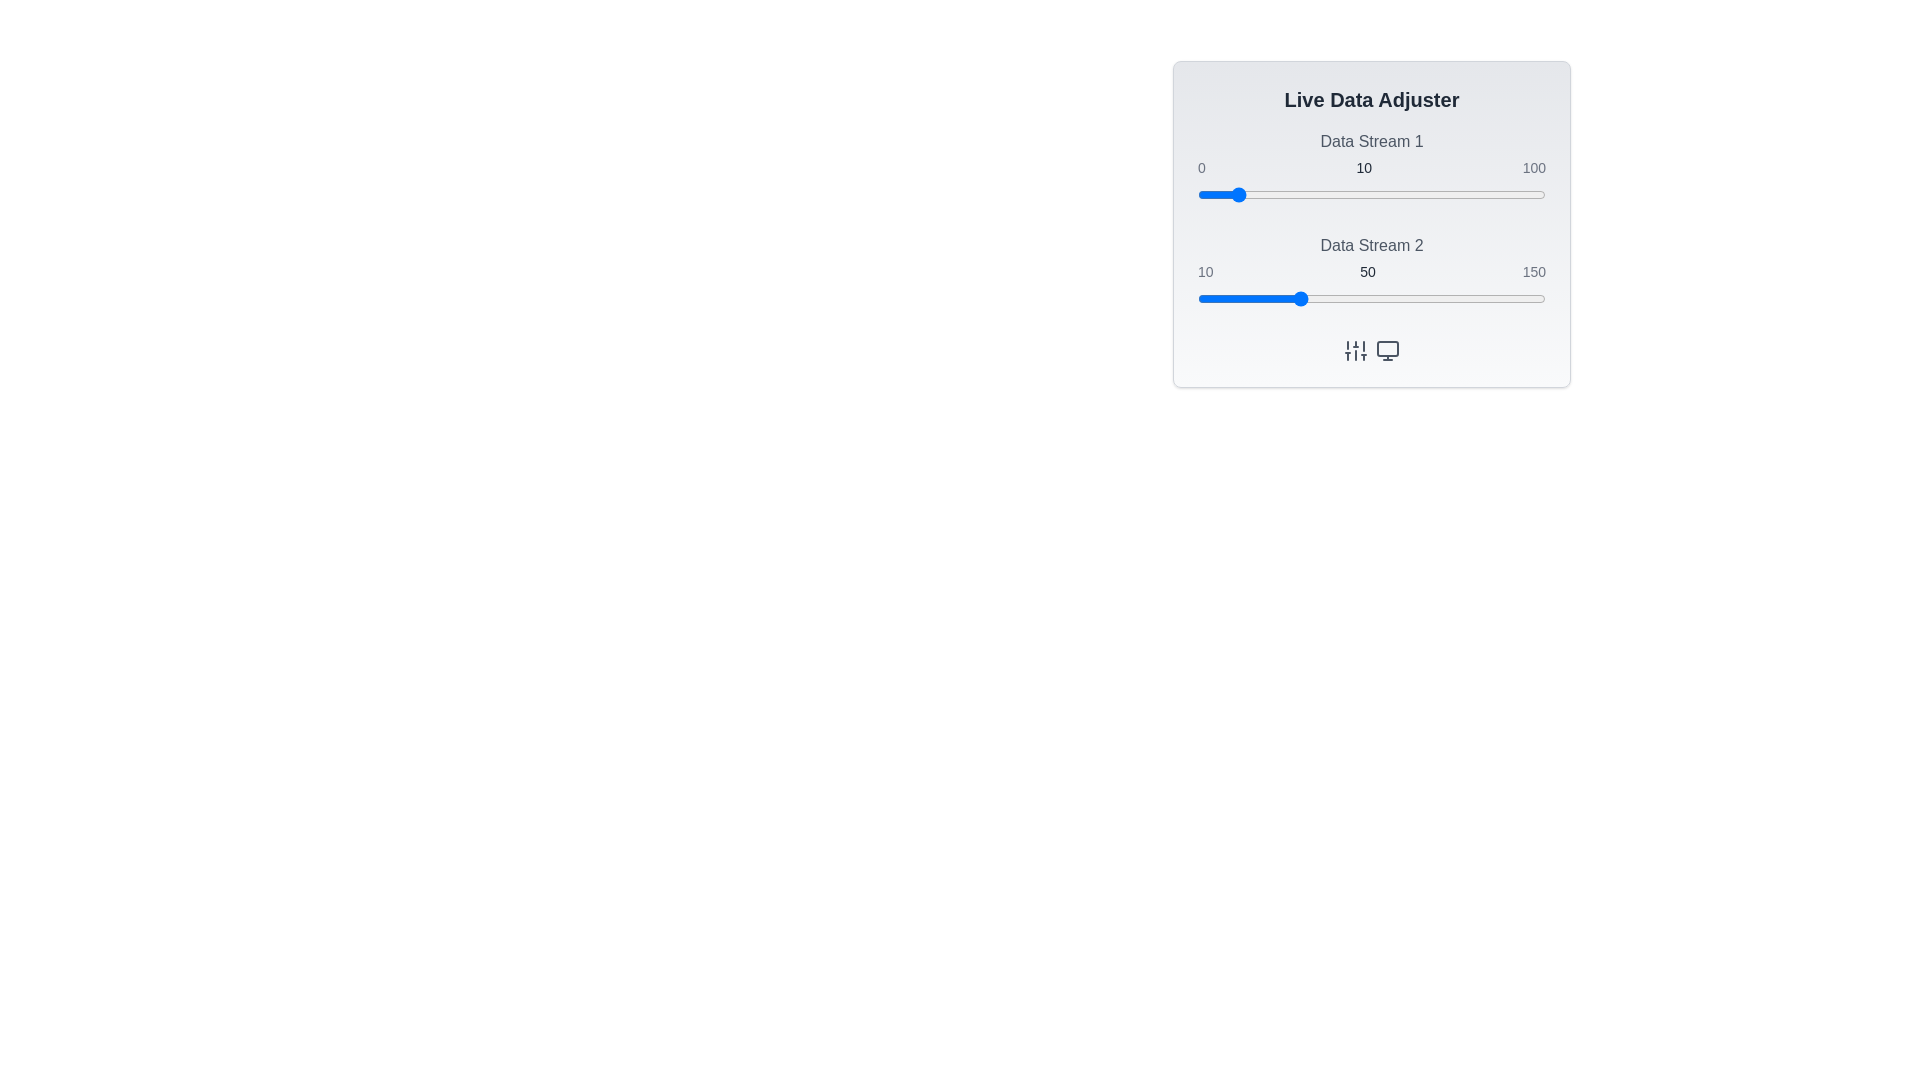  What do you see at coordinates (1507, 195) in the screenshot?
I see `the slider` at bounding box center [1507, 195].